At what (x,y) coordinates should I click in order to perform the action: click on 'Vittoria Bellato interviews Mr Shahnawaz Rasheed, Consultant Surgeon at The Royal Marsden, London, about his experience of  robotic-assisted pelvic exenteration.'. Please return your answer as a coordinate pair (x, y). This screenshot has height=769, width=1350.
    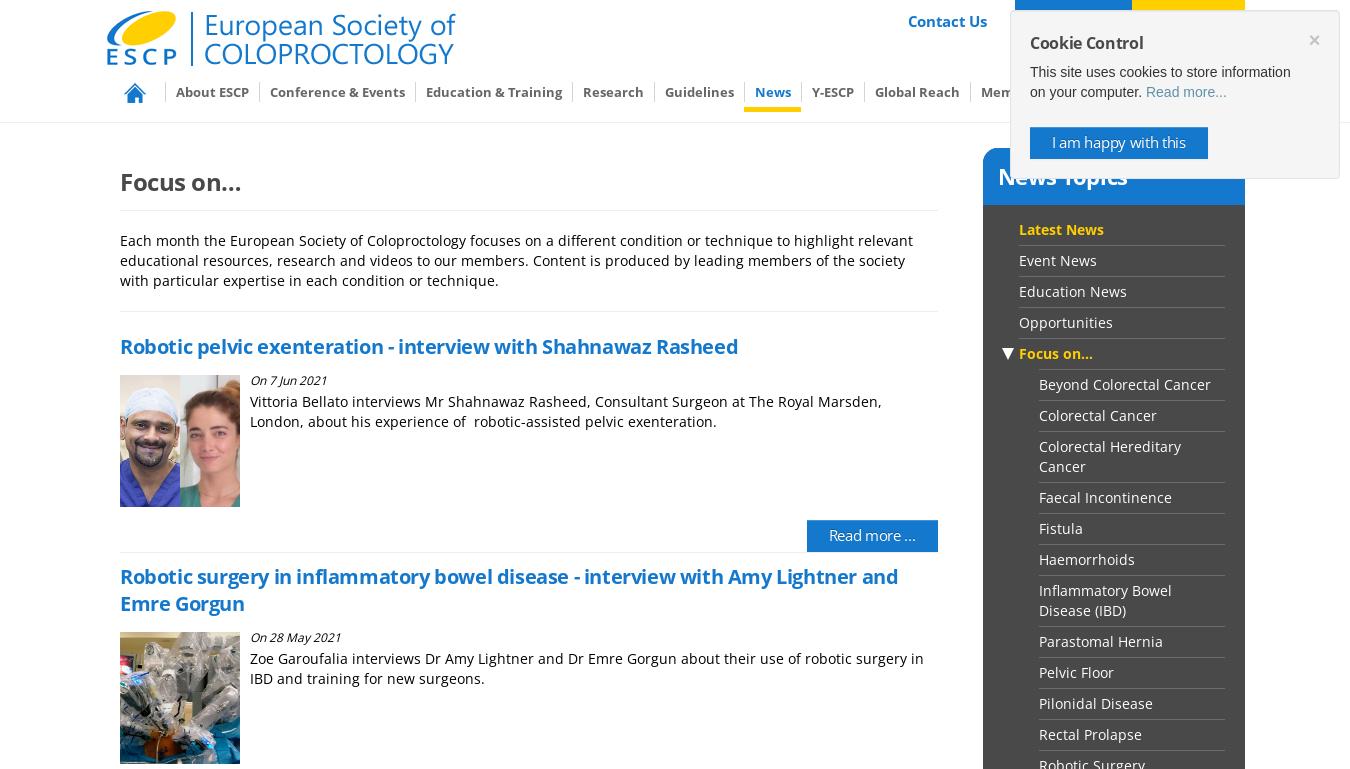
    Looking at the image, I should click on (566, 411).